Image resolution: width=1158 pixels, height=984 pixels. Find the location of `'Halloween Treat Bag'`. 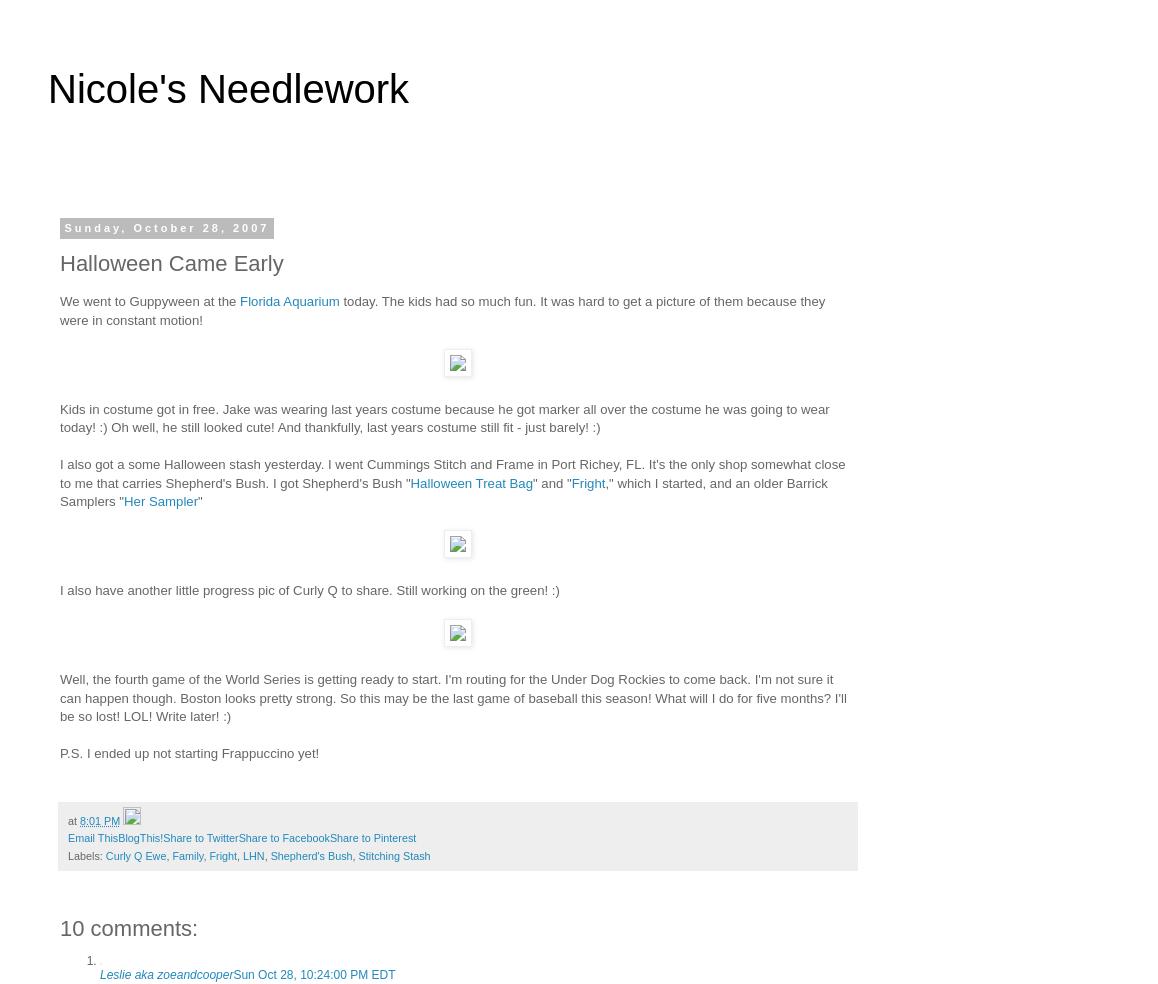

'Halloween Treat Bag' is located at coordinates (410, 482).